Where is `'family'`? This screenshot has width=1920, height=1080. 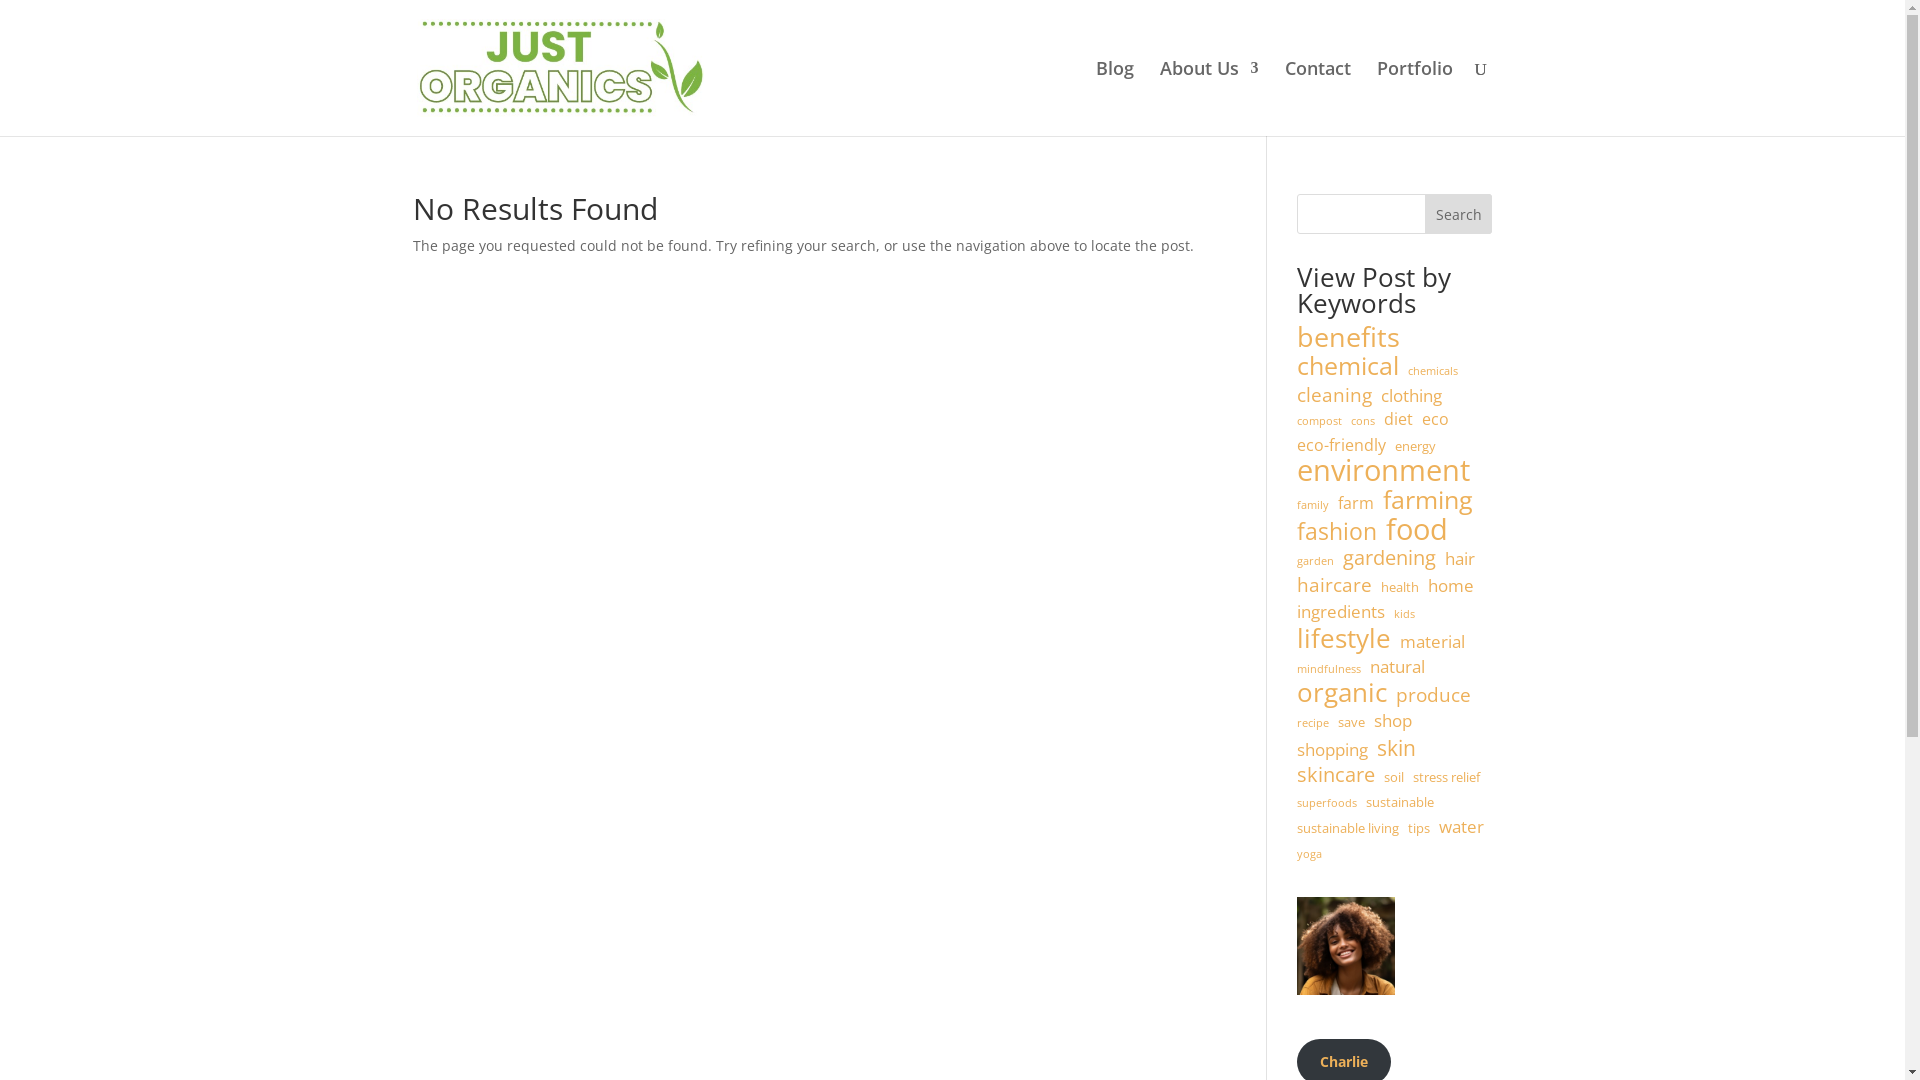
'family' is located at coordinates (1313, 504).